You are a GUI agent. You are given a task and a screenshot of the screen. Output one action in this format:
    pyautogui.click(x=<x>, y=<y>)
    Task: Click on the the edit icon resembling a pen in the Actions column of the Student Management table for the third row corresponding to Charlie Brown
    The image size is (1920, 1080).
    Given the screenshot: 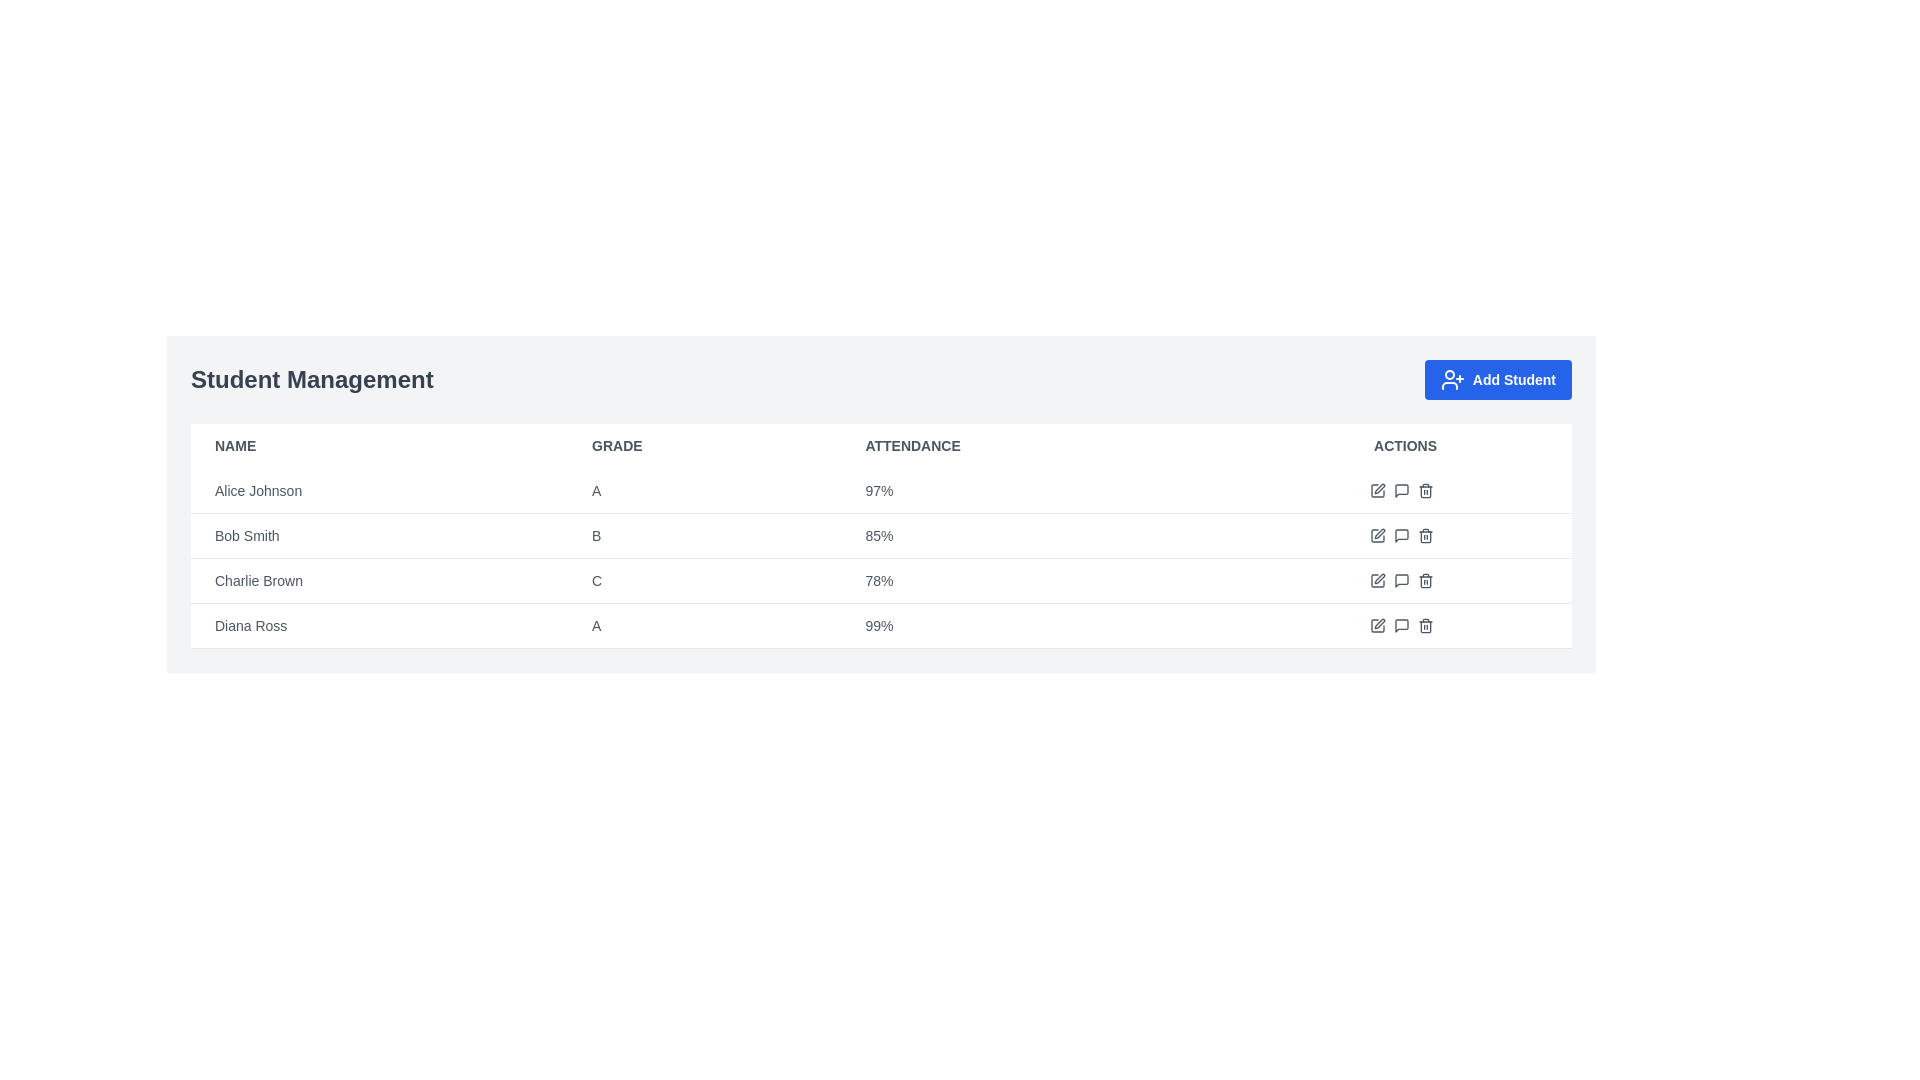 What is the action you would take?
    pyautogui.click(x=1376, y=581)
    